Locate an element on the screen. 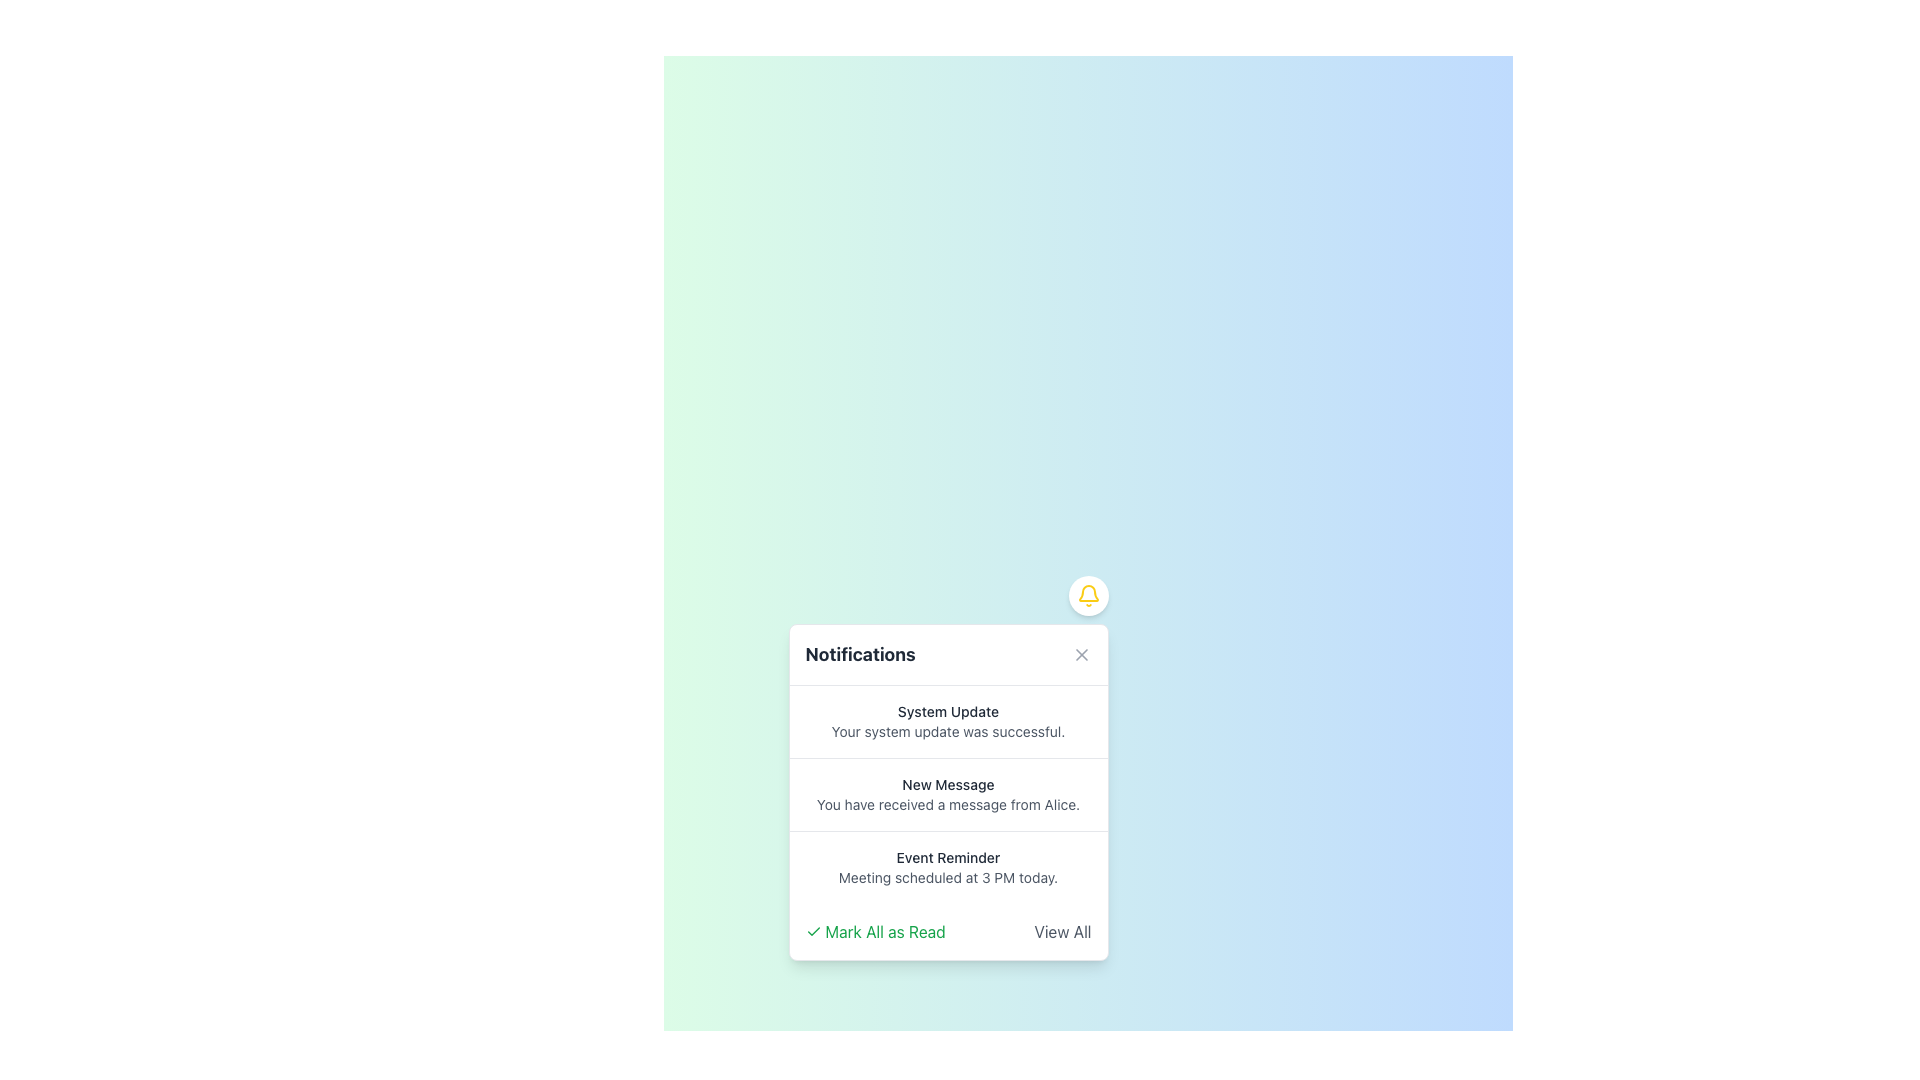 The width and height of the screenshot is (1920, 1080). the text label that serves as the heading for the notification about a new message received is located at coordinates (947, 784).